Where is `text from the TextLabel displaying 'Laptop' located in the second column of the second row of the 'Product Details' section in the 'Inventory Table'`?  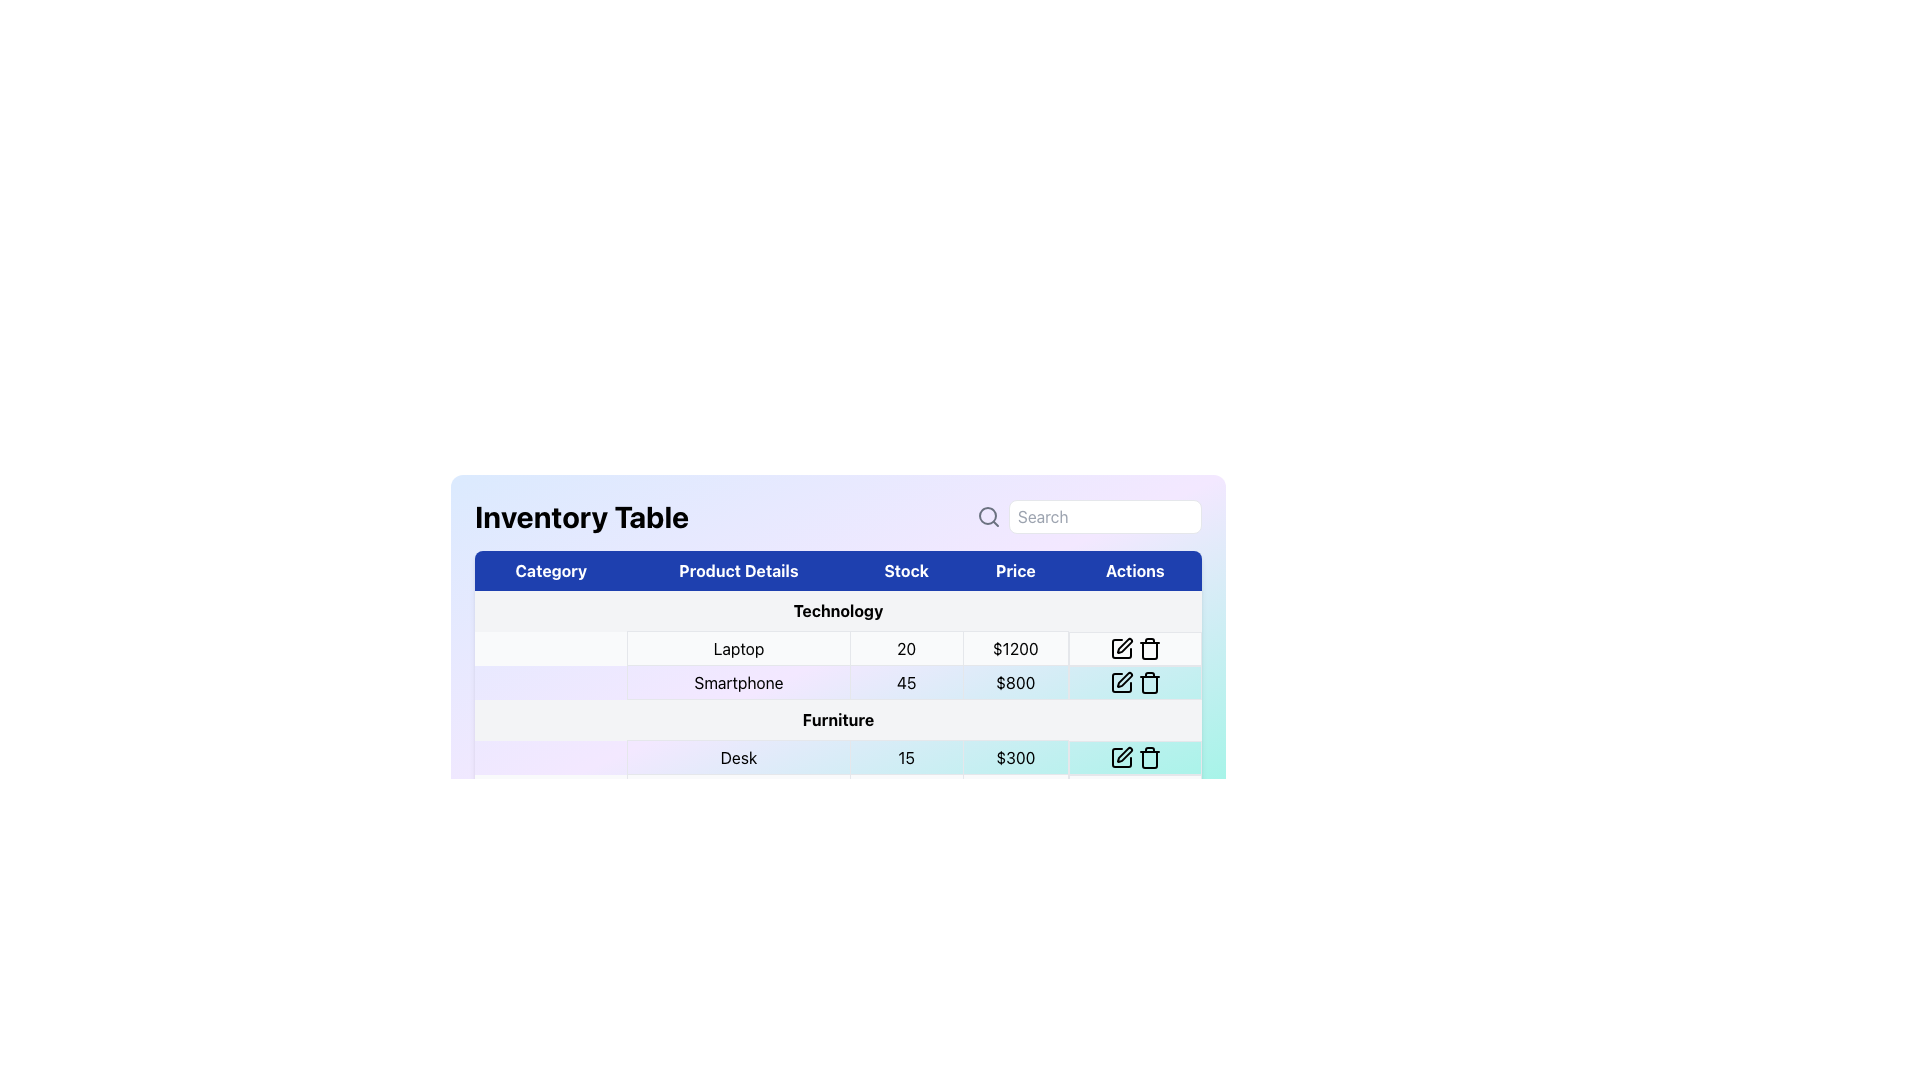
text from the TextLabel displaying 'Laptop' located in the second column of the second row of the 'Product Details' section in the 'Inventory Table' is located at coordinates (738, 648).